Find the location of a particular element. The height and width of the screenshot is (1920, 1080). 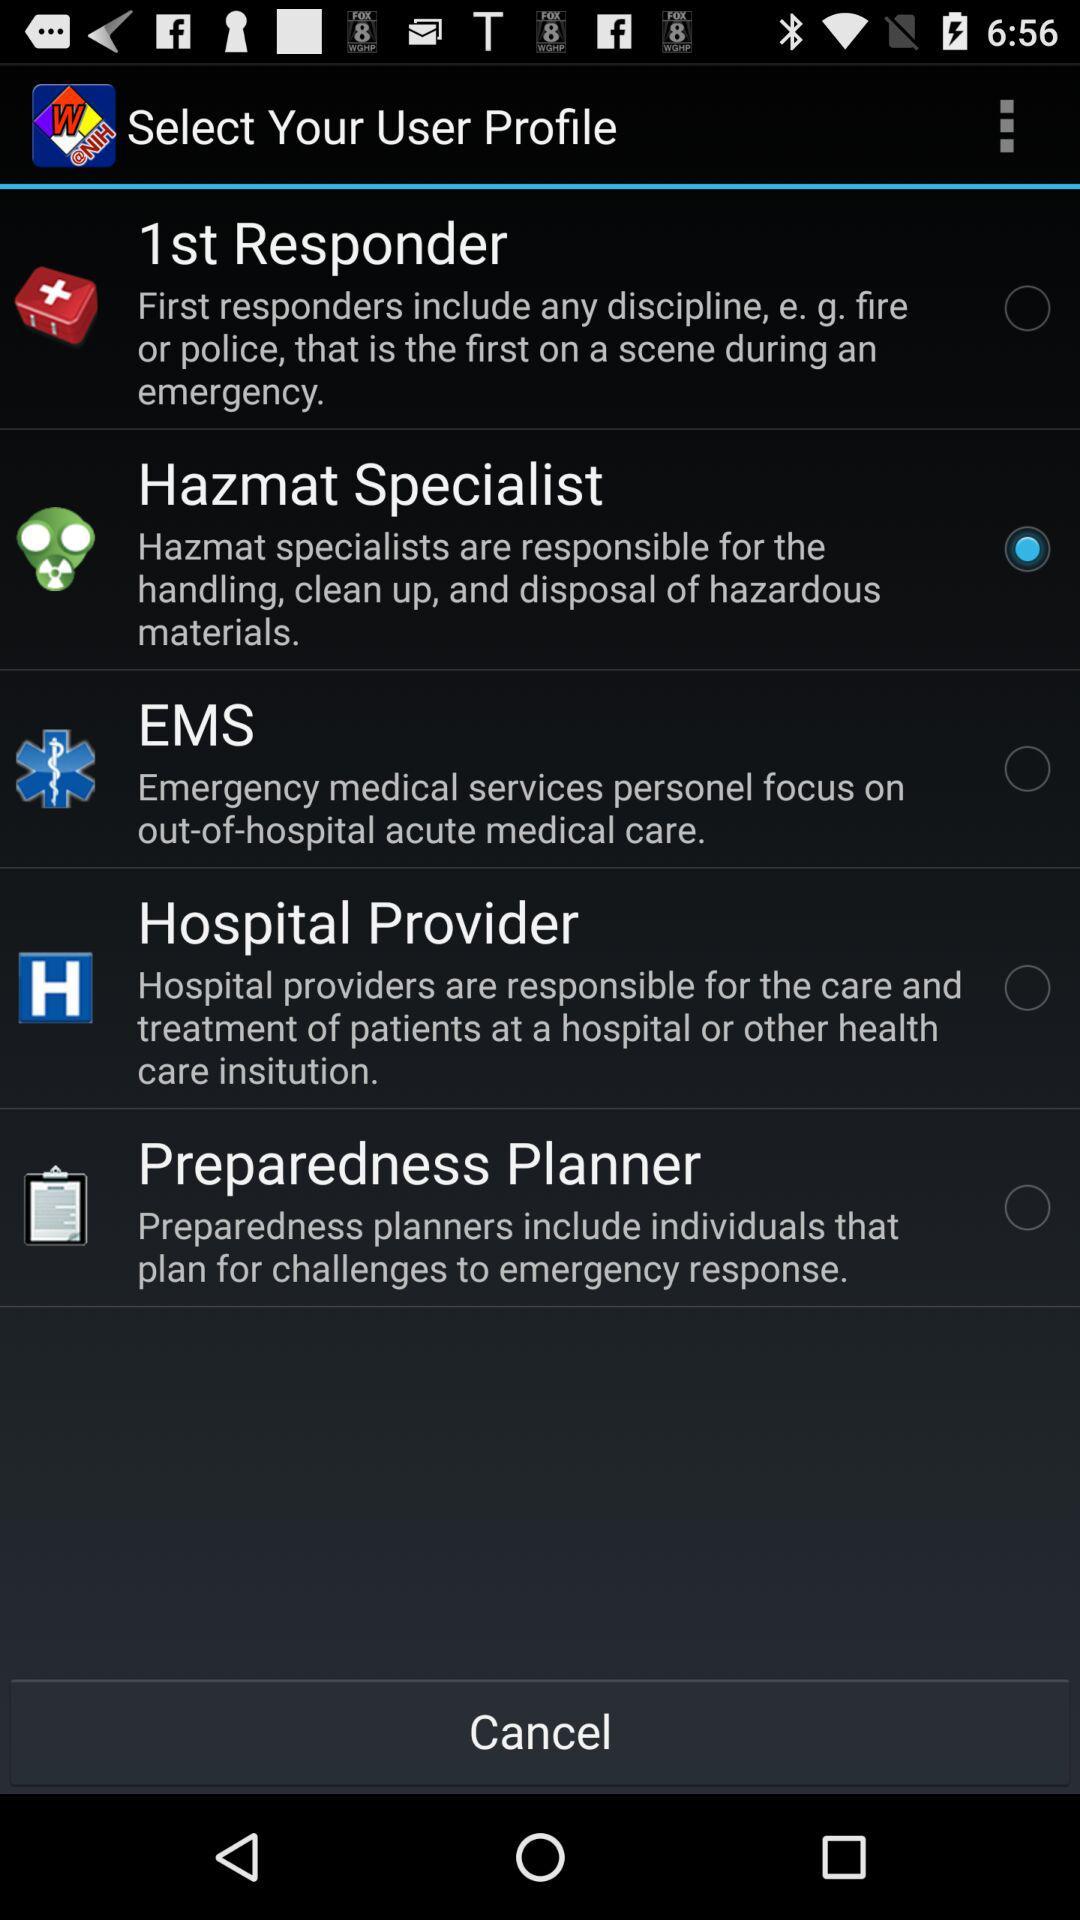

hospital provider app is located at coordinates (357, 919).